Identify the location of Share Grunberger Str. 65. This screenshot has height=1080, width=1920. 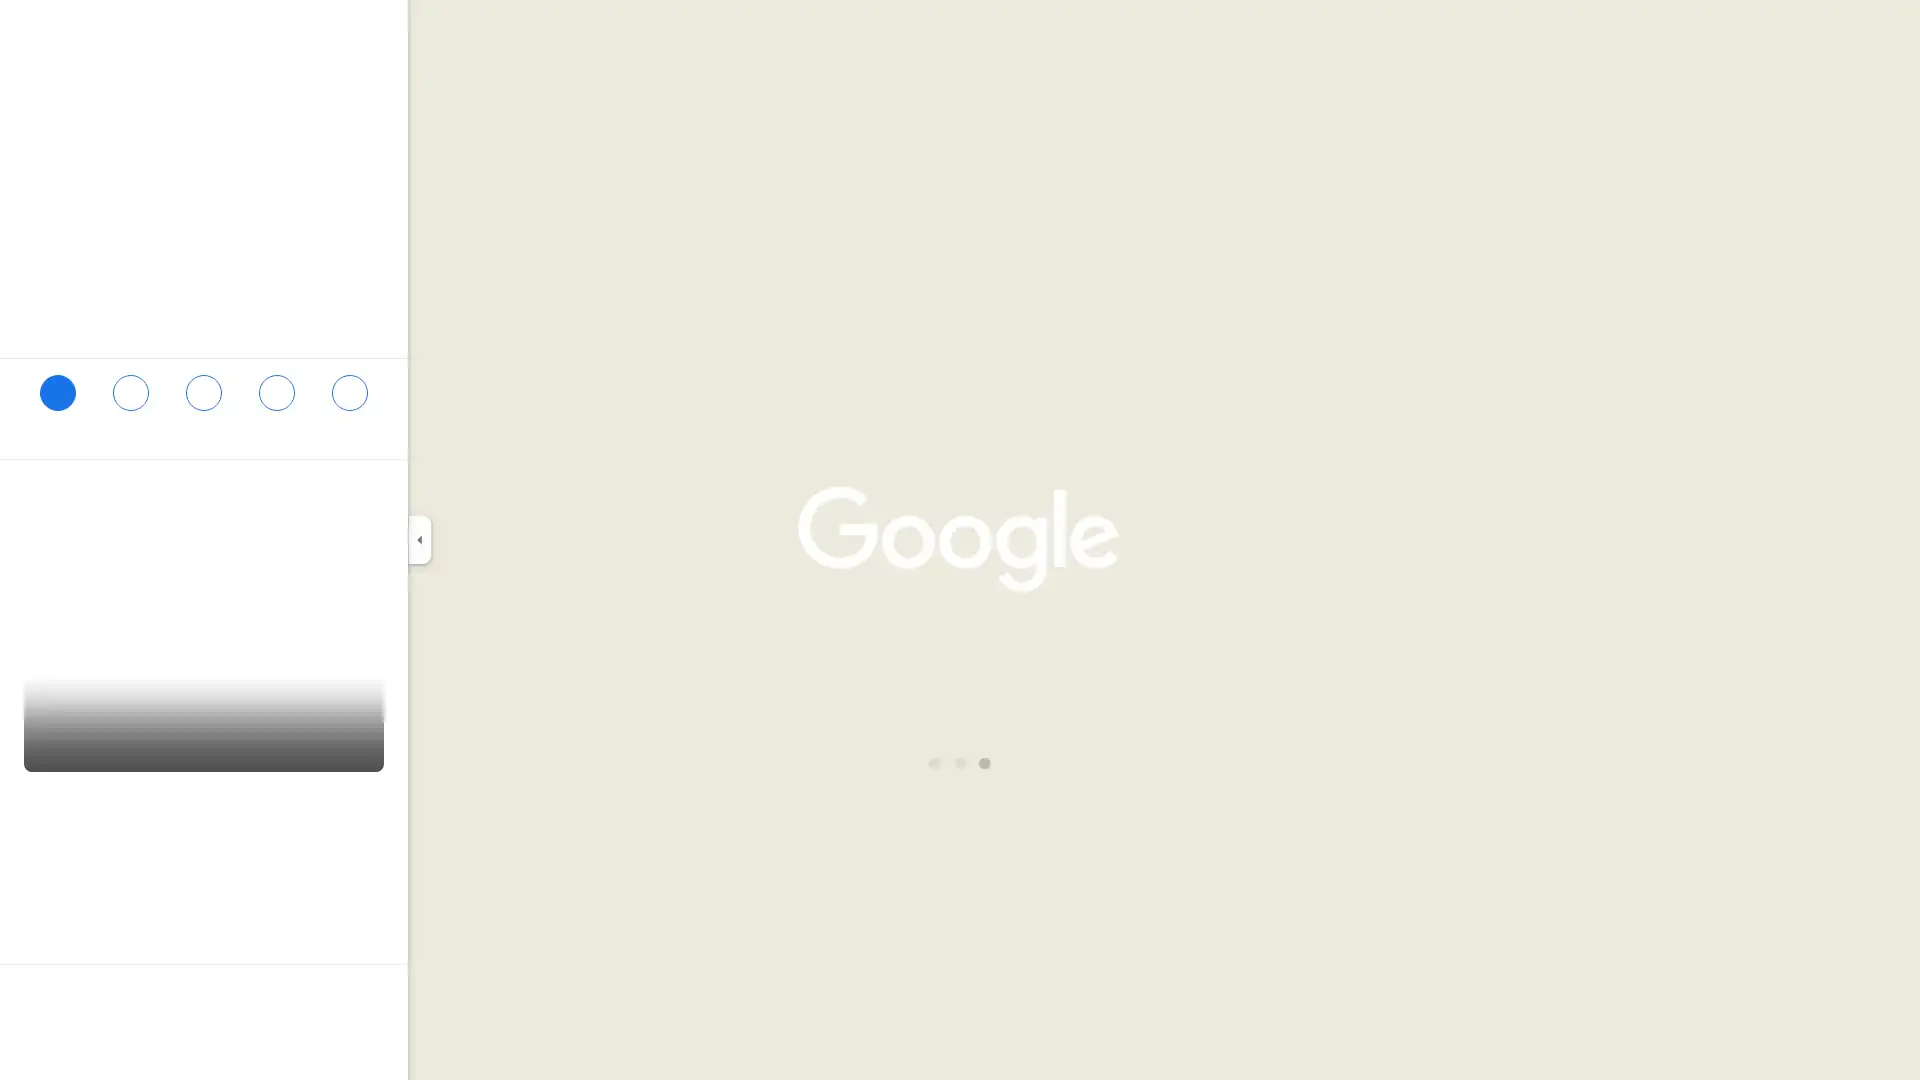
(349, 401).